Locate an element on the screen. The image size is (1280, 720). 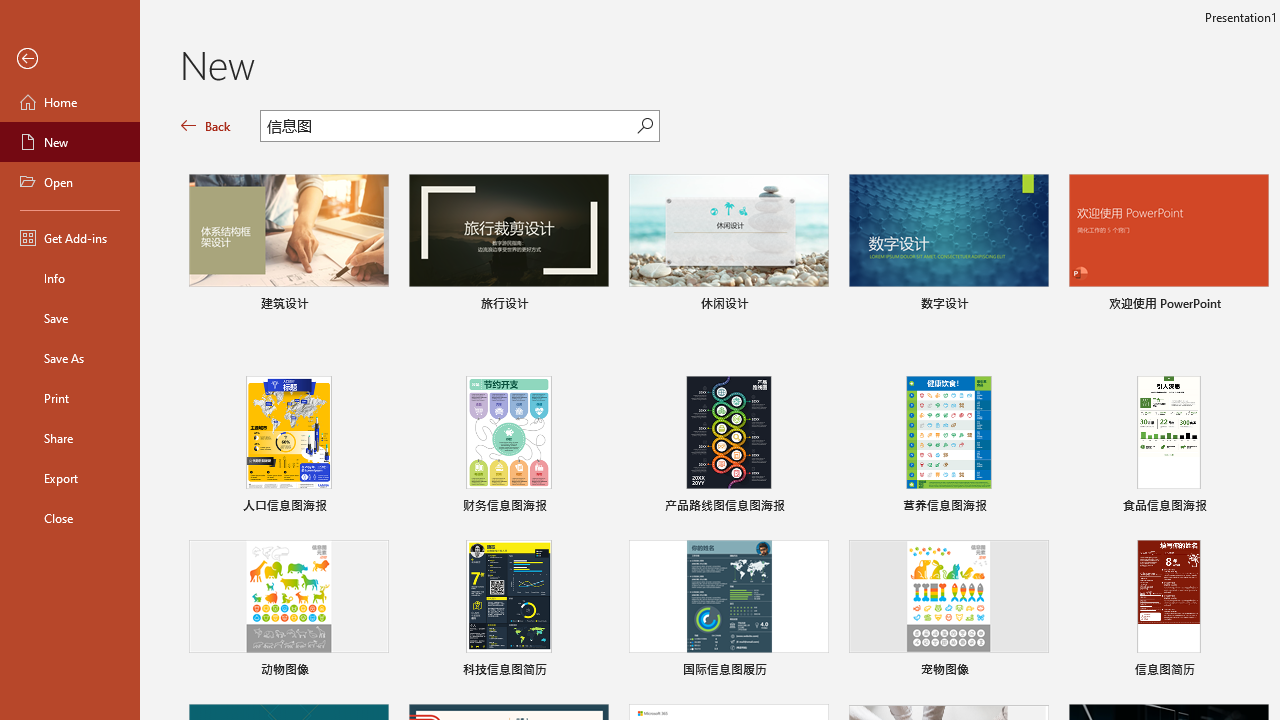
'Save As' is located at coordinates (69, 356).